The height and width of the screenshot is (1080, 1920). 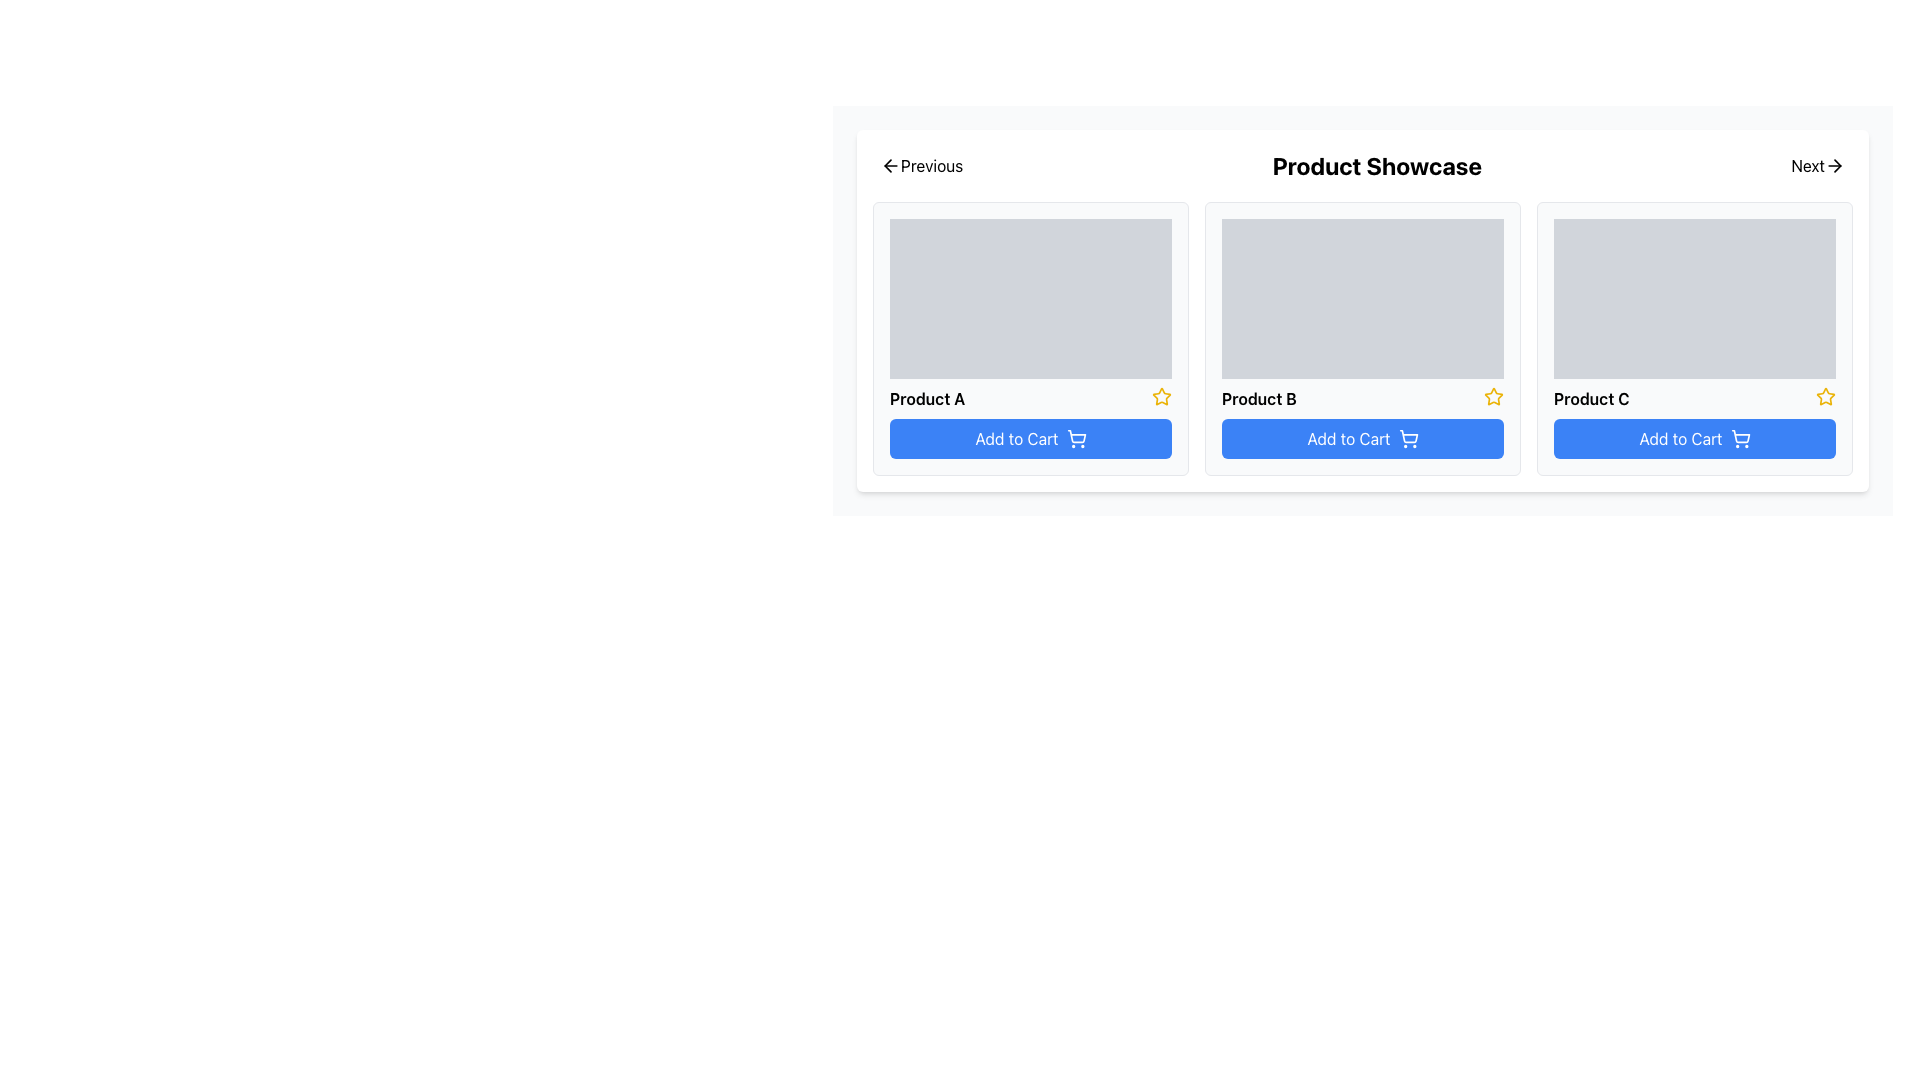 What do you see at coordinates (1406, 438) in the screenshot?
I see `the shopping cart icon within the 'Add to Cart' button for 'Product B'` at bounding box center [1406, 438].